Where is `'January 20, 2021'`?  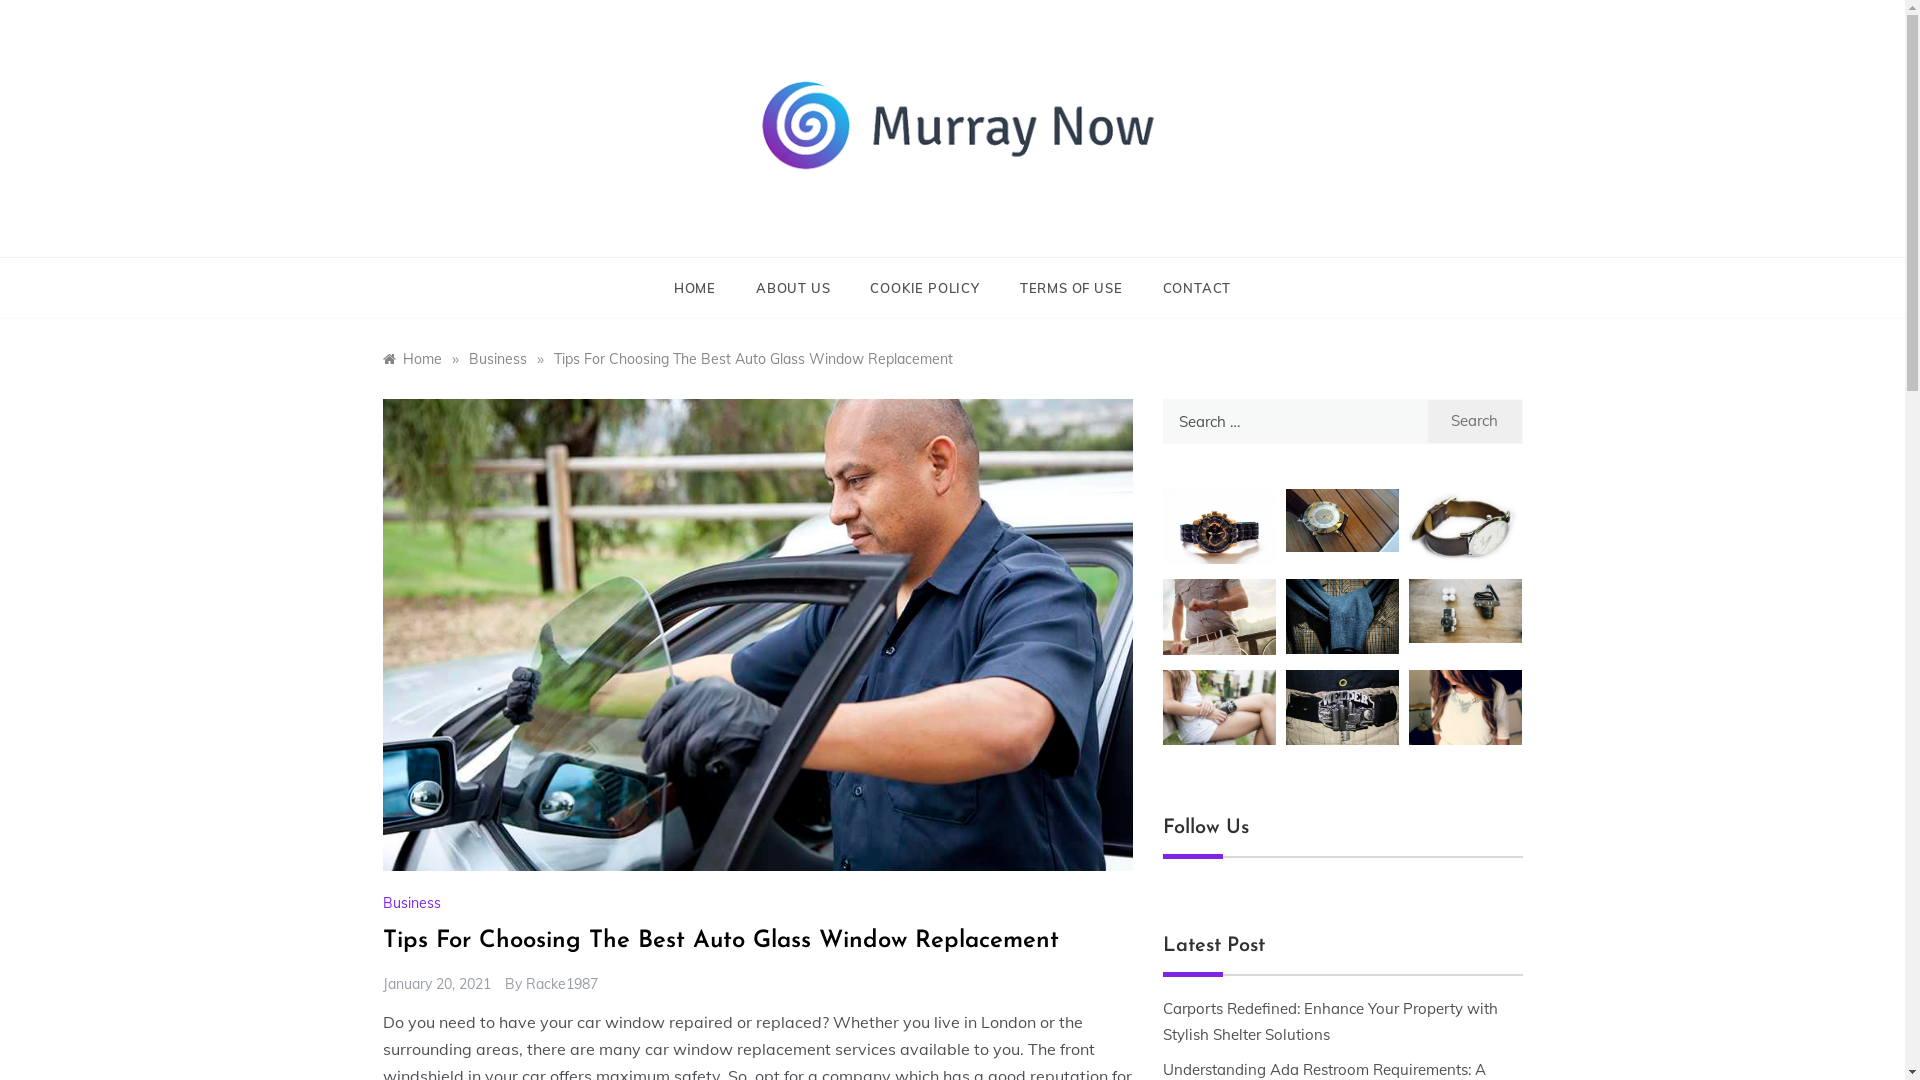
'January 20, 2021' is located at coordinates (435, 982).